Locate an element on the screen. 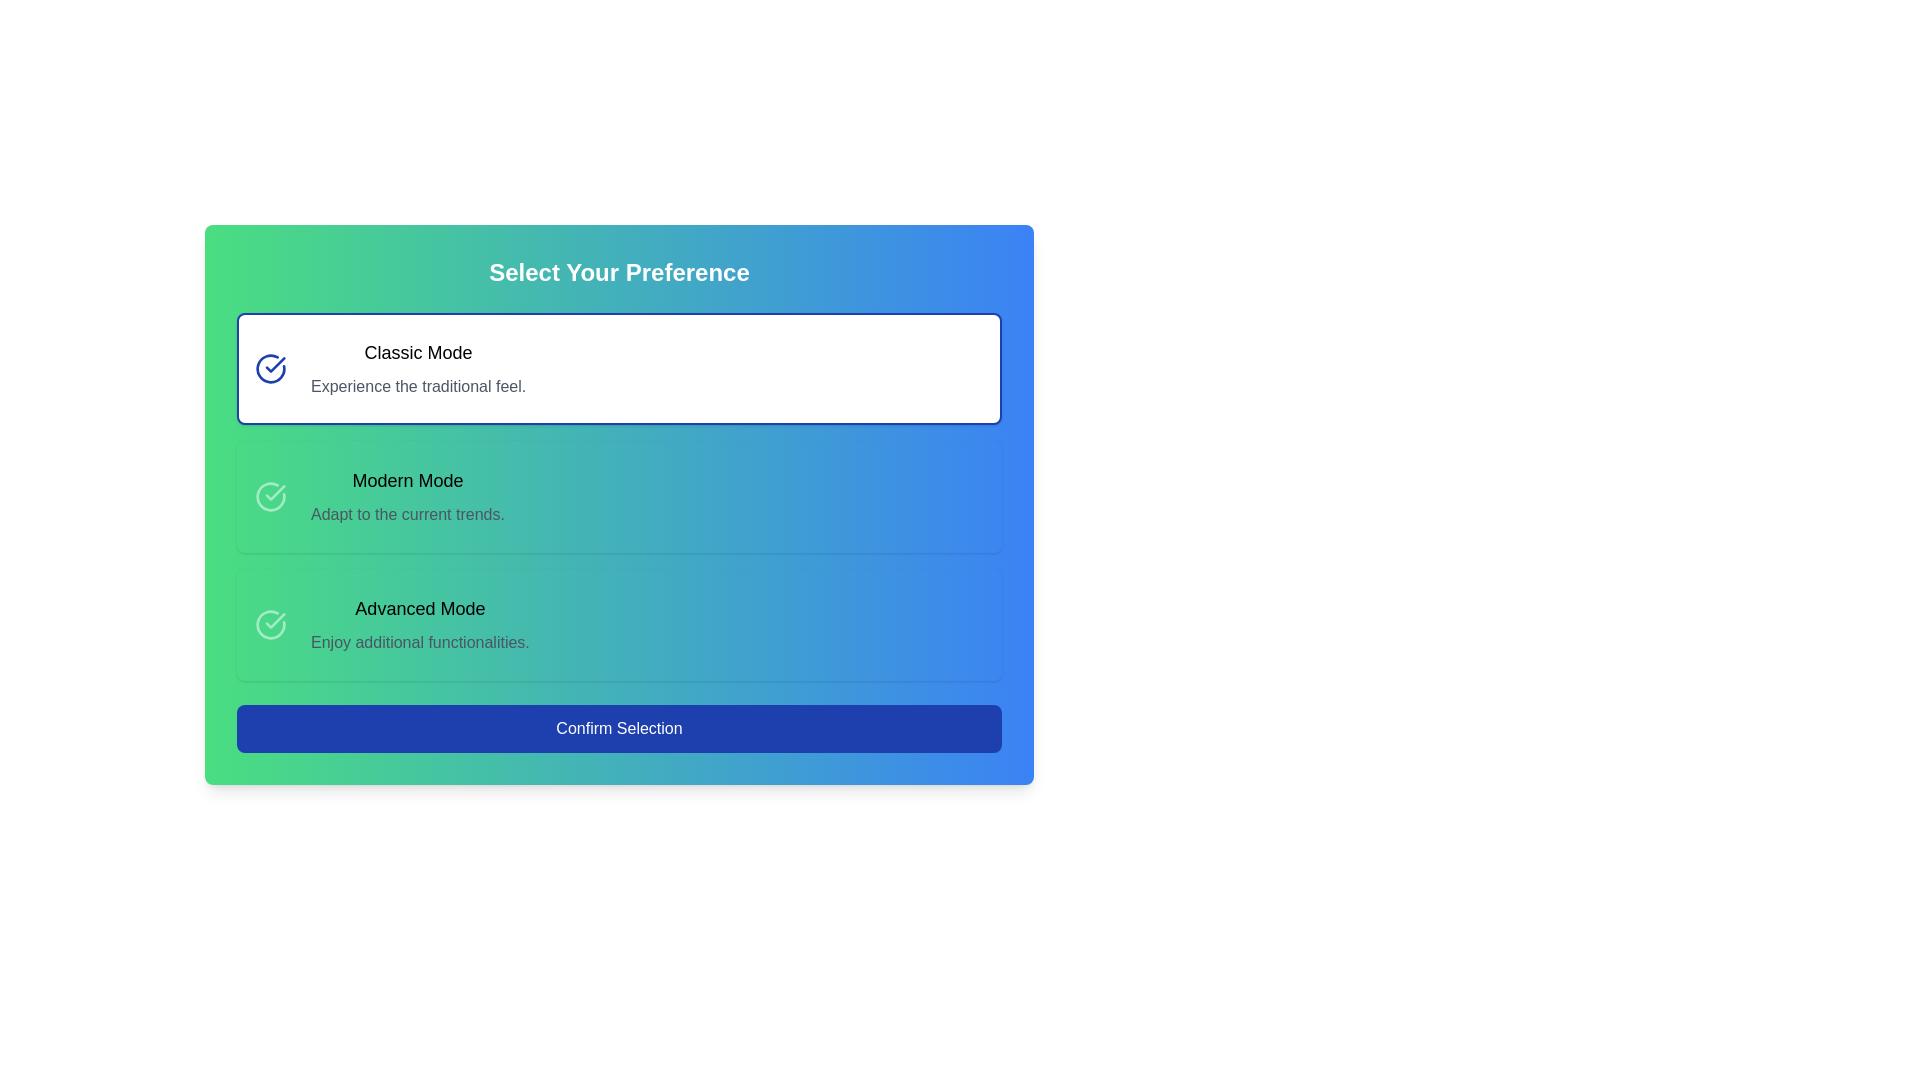  the descriptive text label for the 'Modern Mode' option, which is located below the heading 'Modern Mode' in the selection interface is located at coordinates (407, 514).